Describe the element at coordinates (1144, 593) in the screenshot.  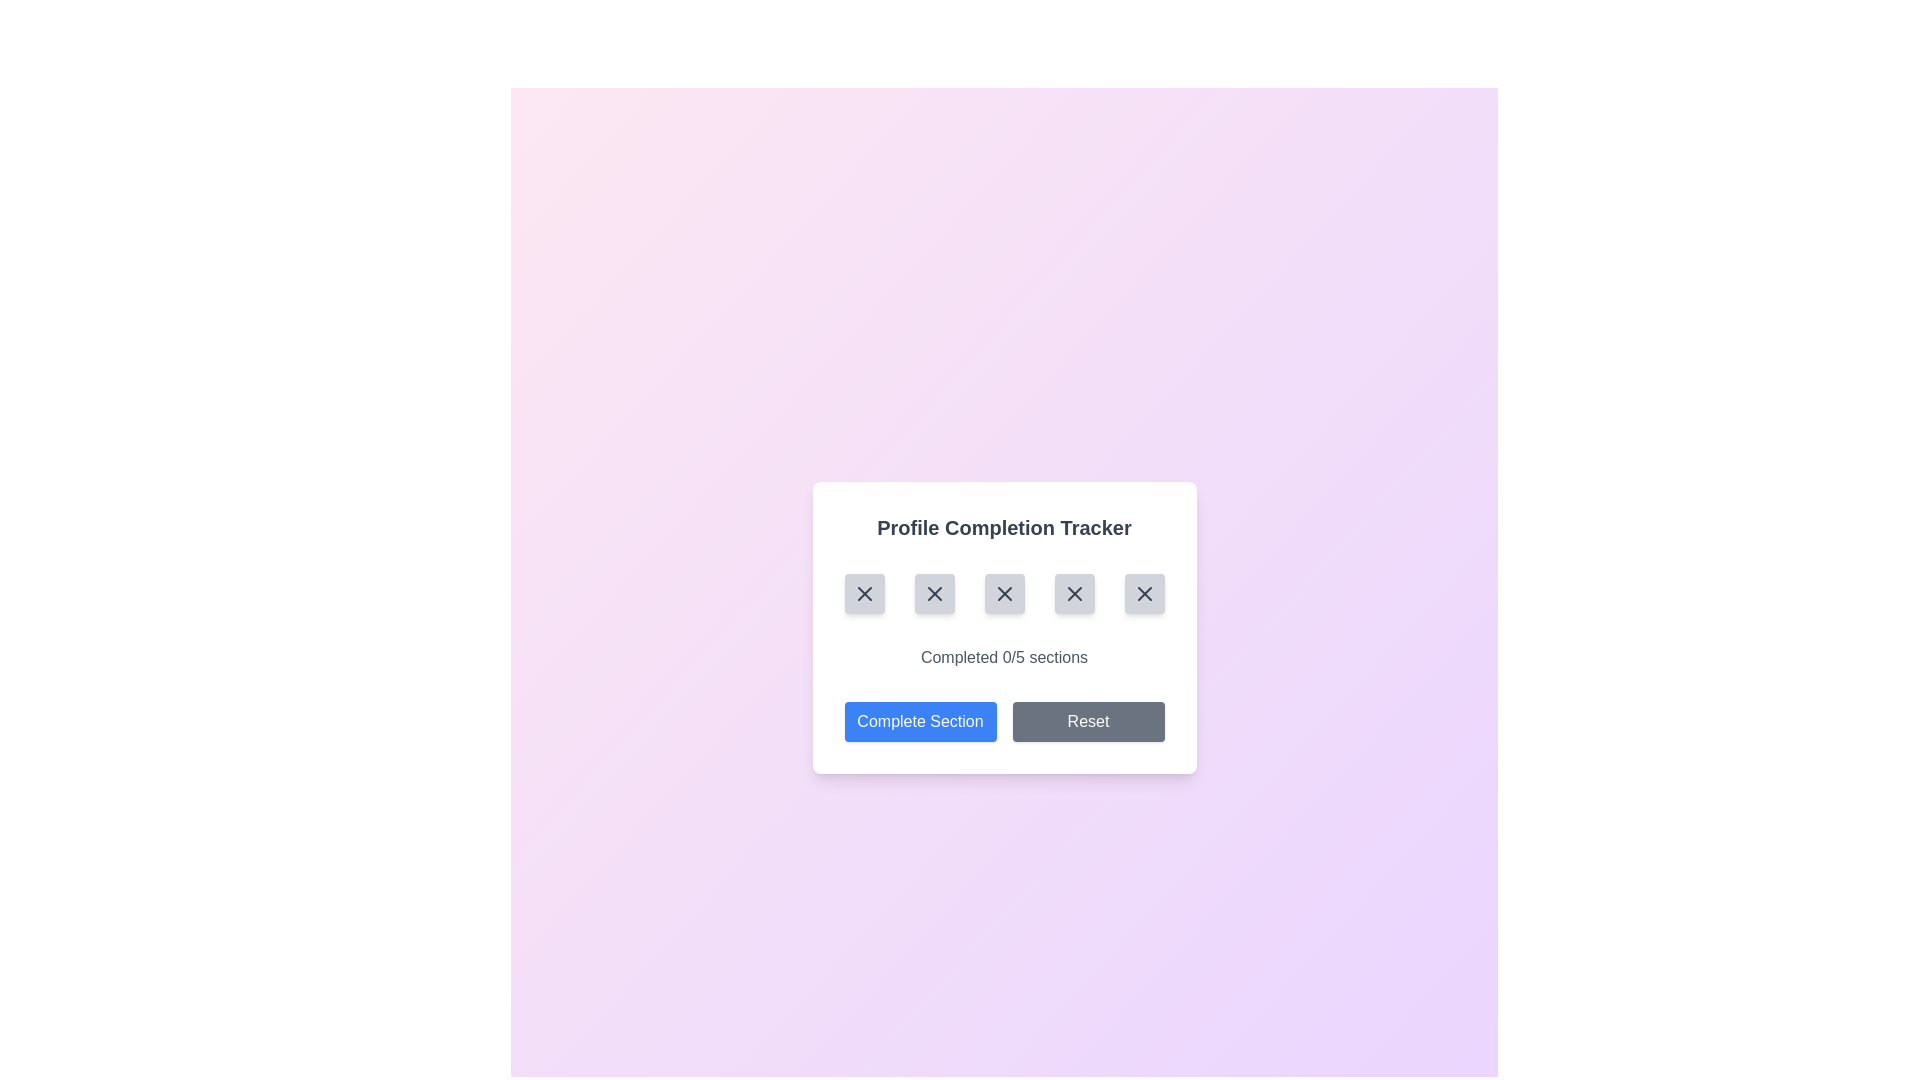
I see `the fifth icon in the Profile Completion Tracker` at that location.